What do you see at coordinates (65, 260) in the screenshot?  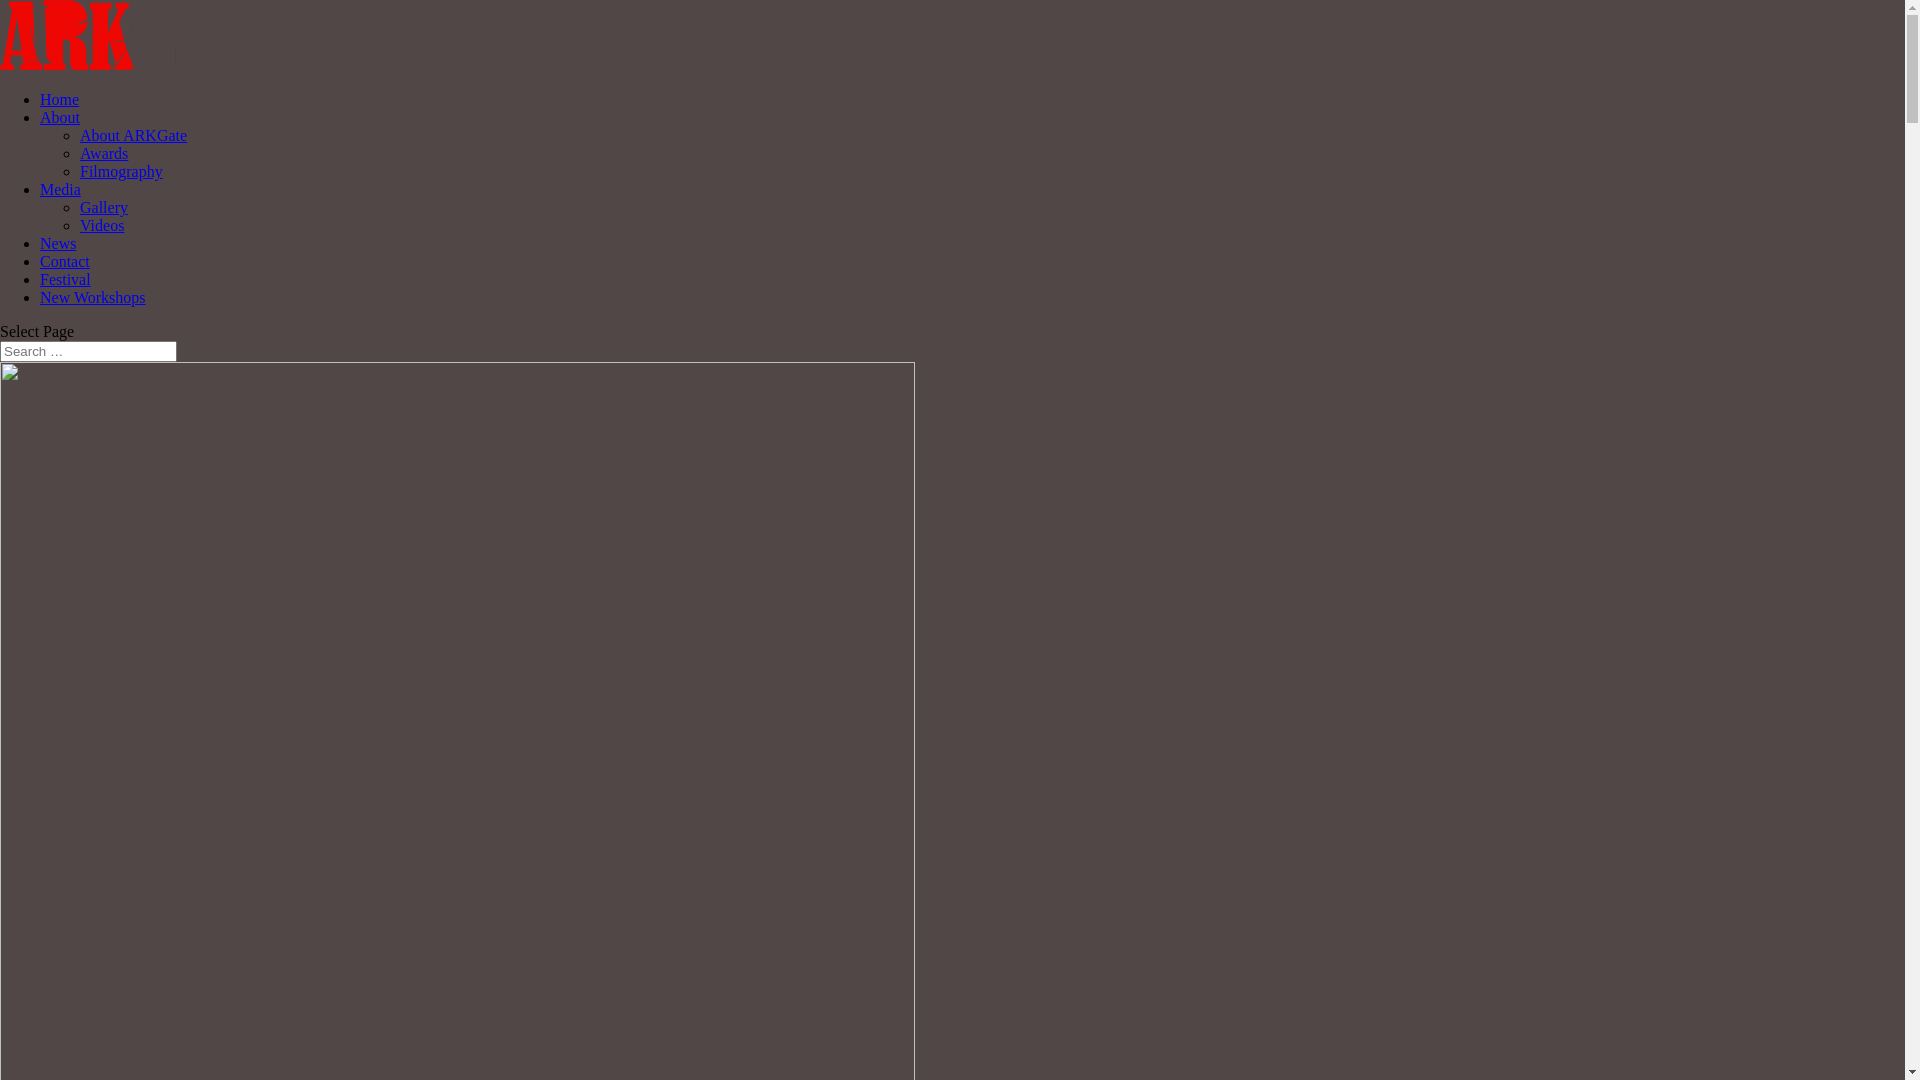 I see `'Contact'` at bounding box center [65, 260].